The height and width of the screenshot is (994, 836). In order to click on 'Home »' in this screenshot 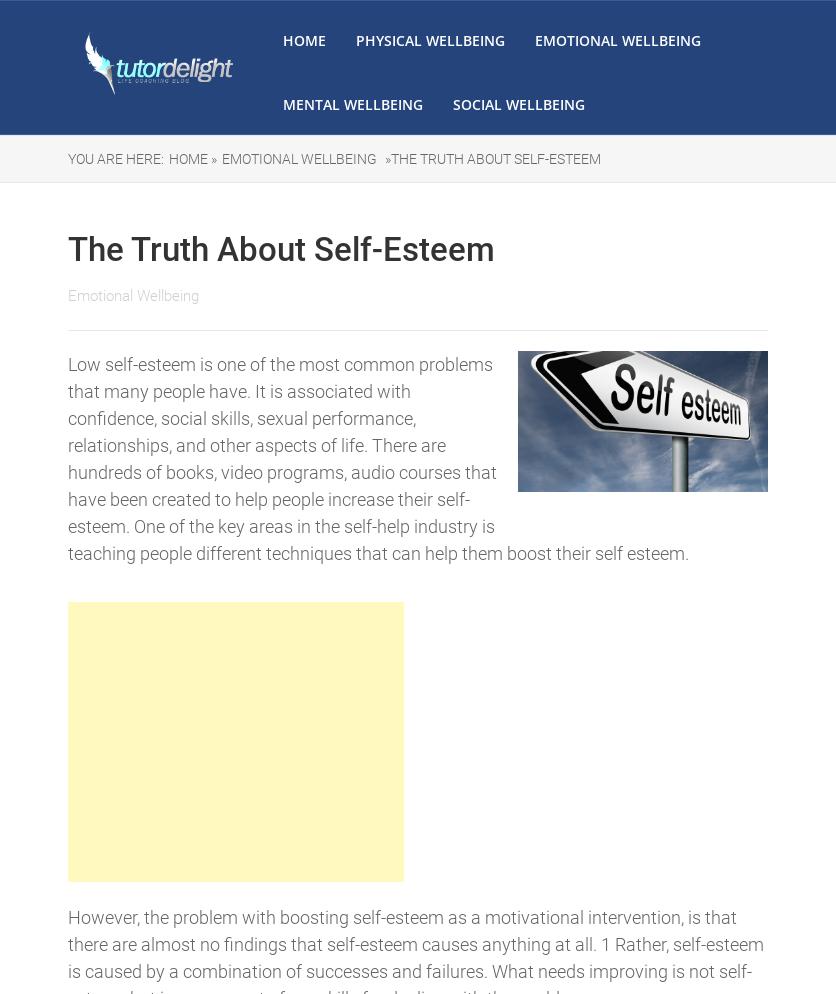, I will do `click(192, 159)`.